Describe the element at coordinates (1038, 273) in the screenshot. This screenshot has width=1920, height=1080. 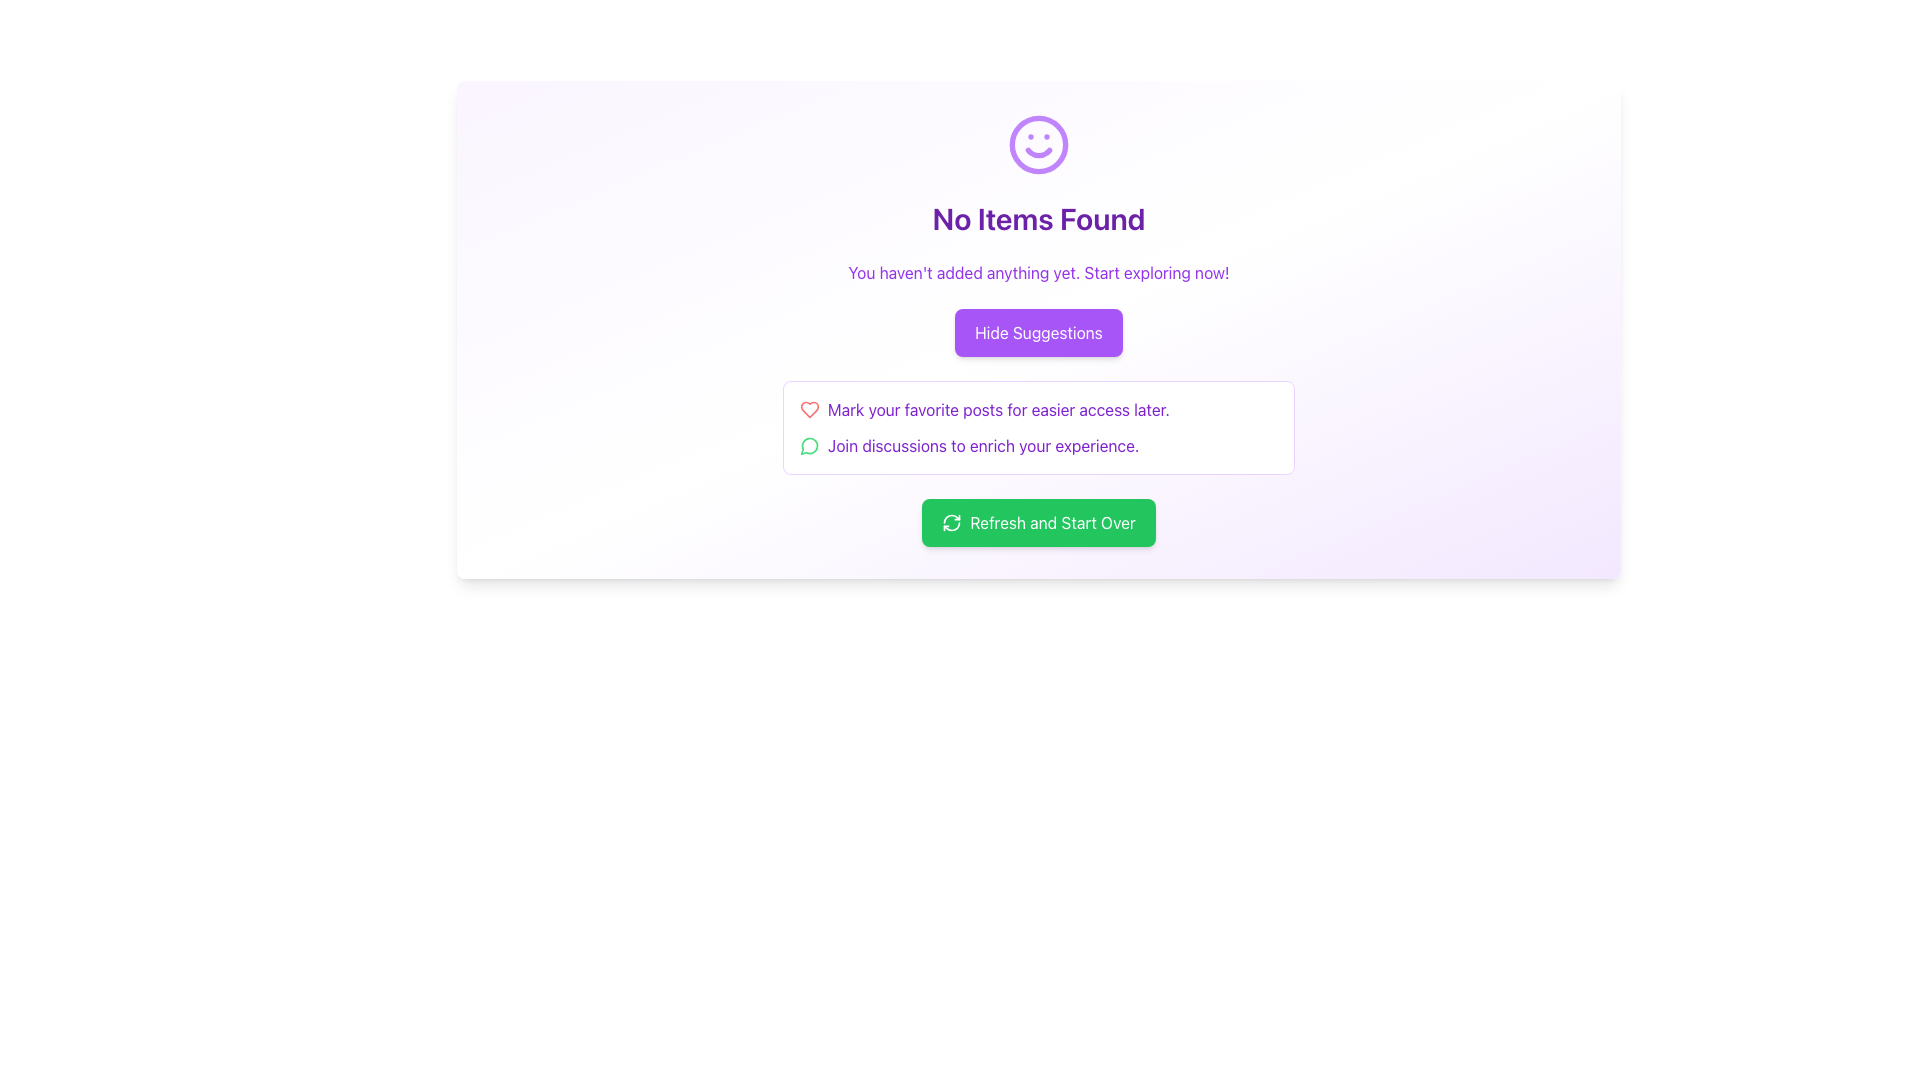
I see `the informational text component that indicates no items have been added, located below the 'No Items Found' heading and above the 'Hide Suggestions' button` at that location.